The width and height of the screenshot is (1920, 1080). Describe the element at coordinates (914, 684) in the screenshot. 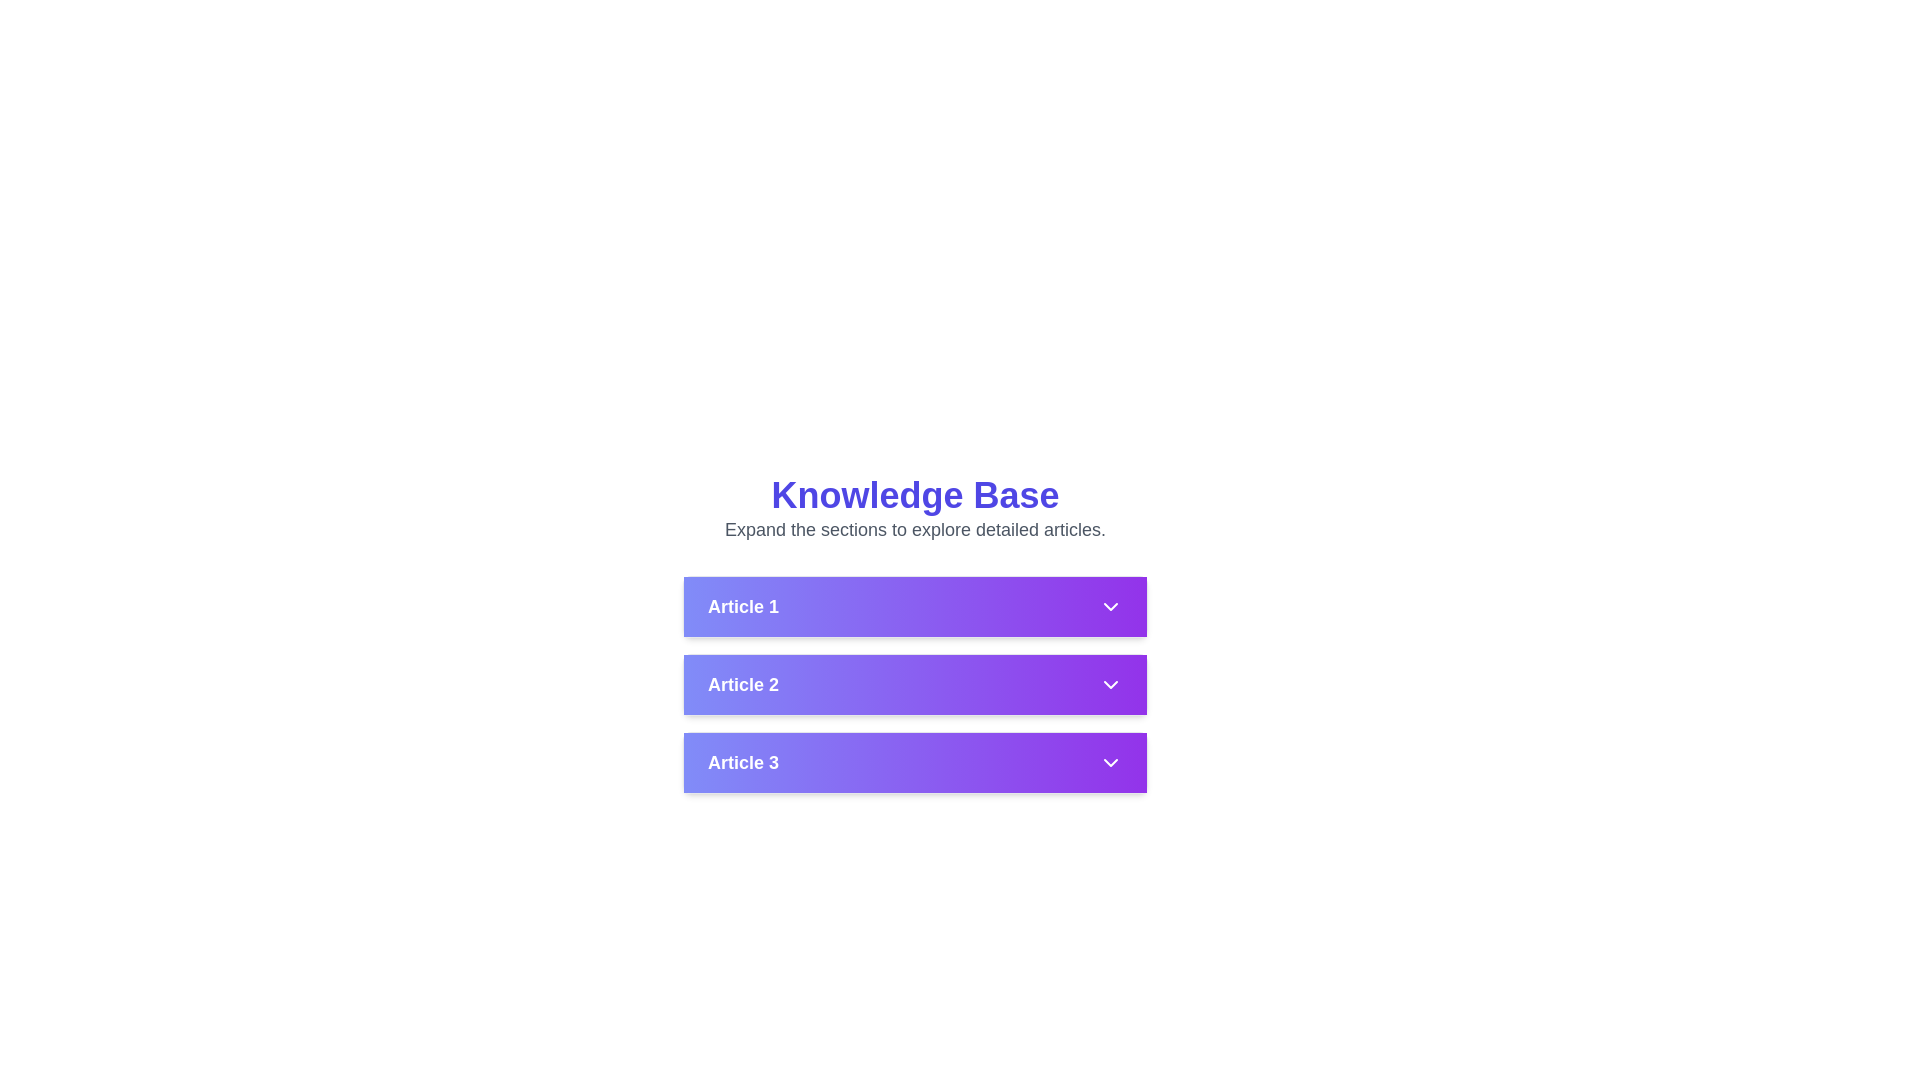

I see `the collapsible section header for 'Article 2'` at that location.